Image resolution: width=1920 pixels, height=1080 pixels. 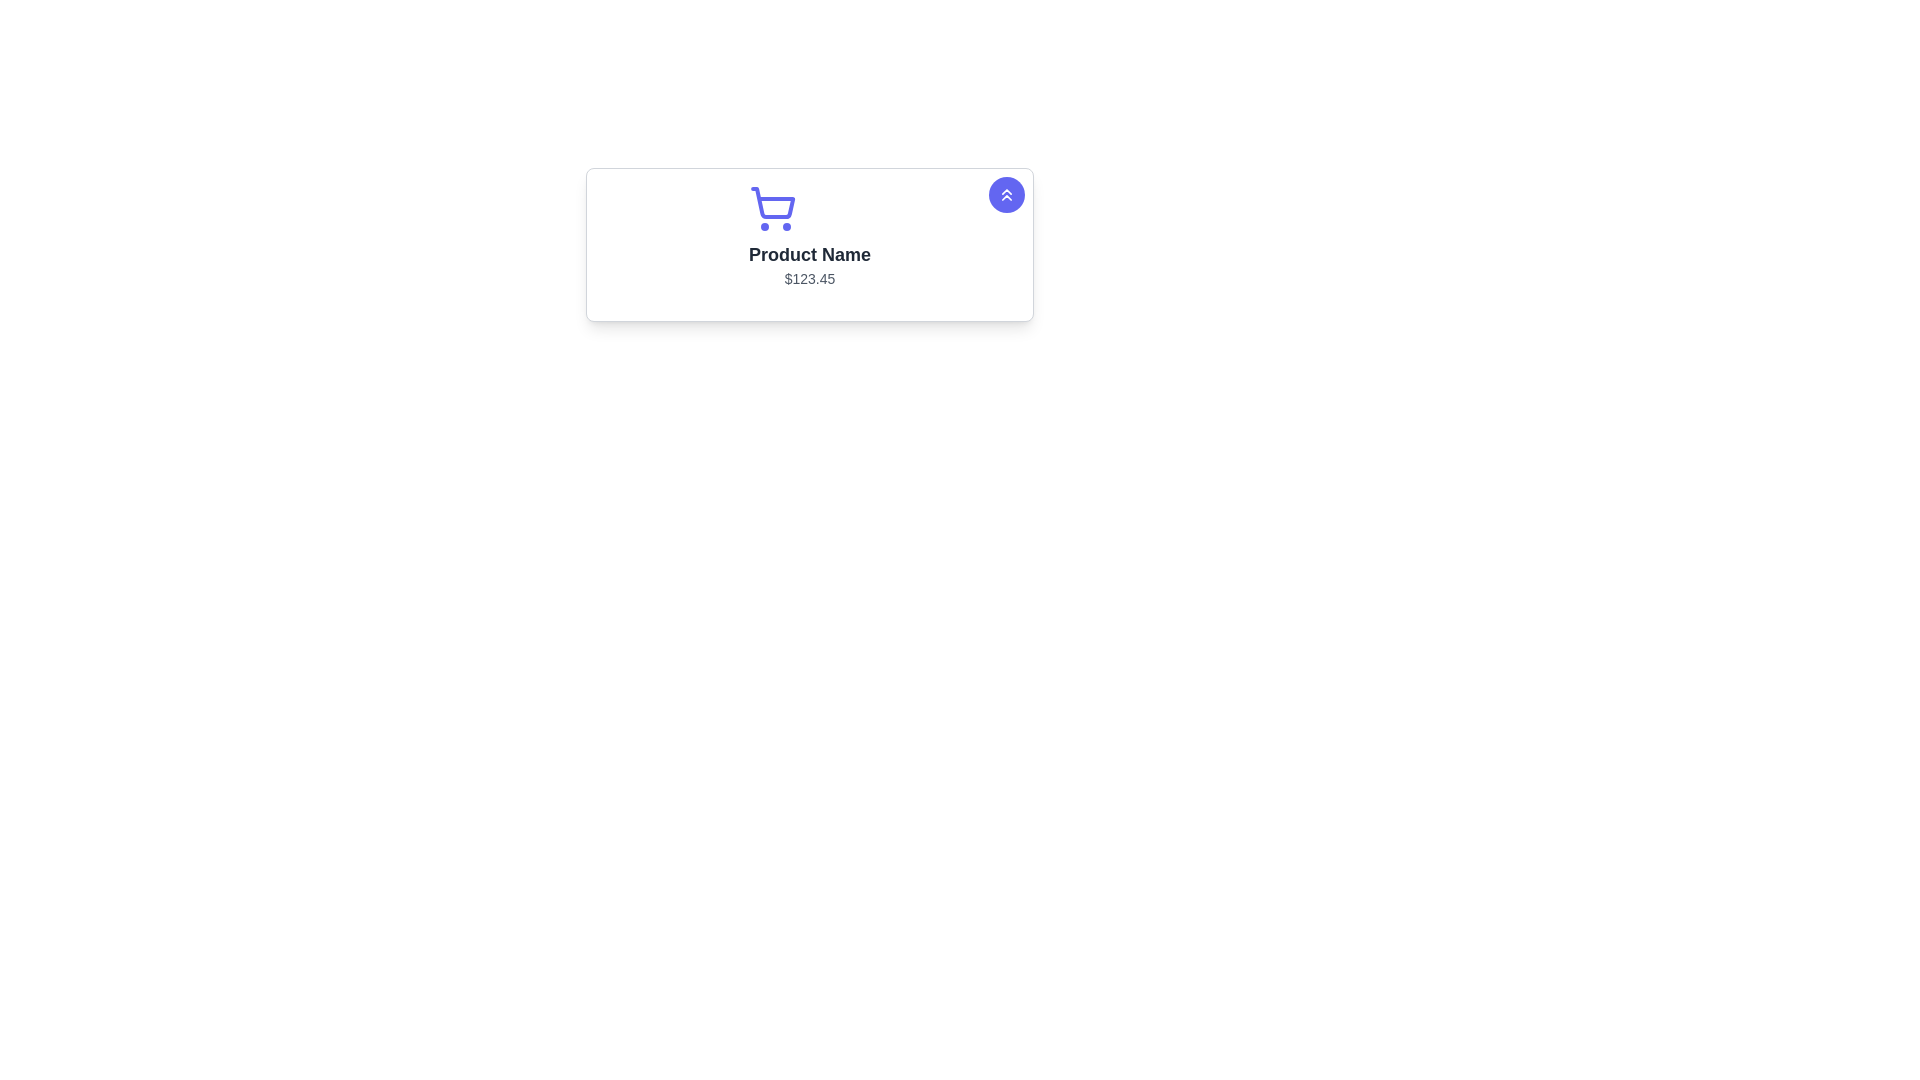 What do you see at coordinates (771, 208) in the screenshot?
I see `the shopping cart icon located at the top center of the product card, which indicates the add-to-cart functionality` at bounding box center [771, 208].